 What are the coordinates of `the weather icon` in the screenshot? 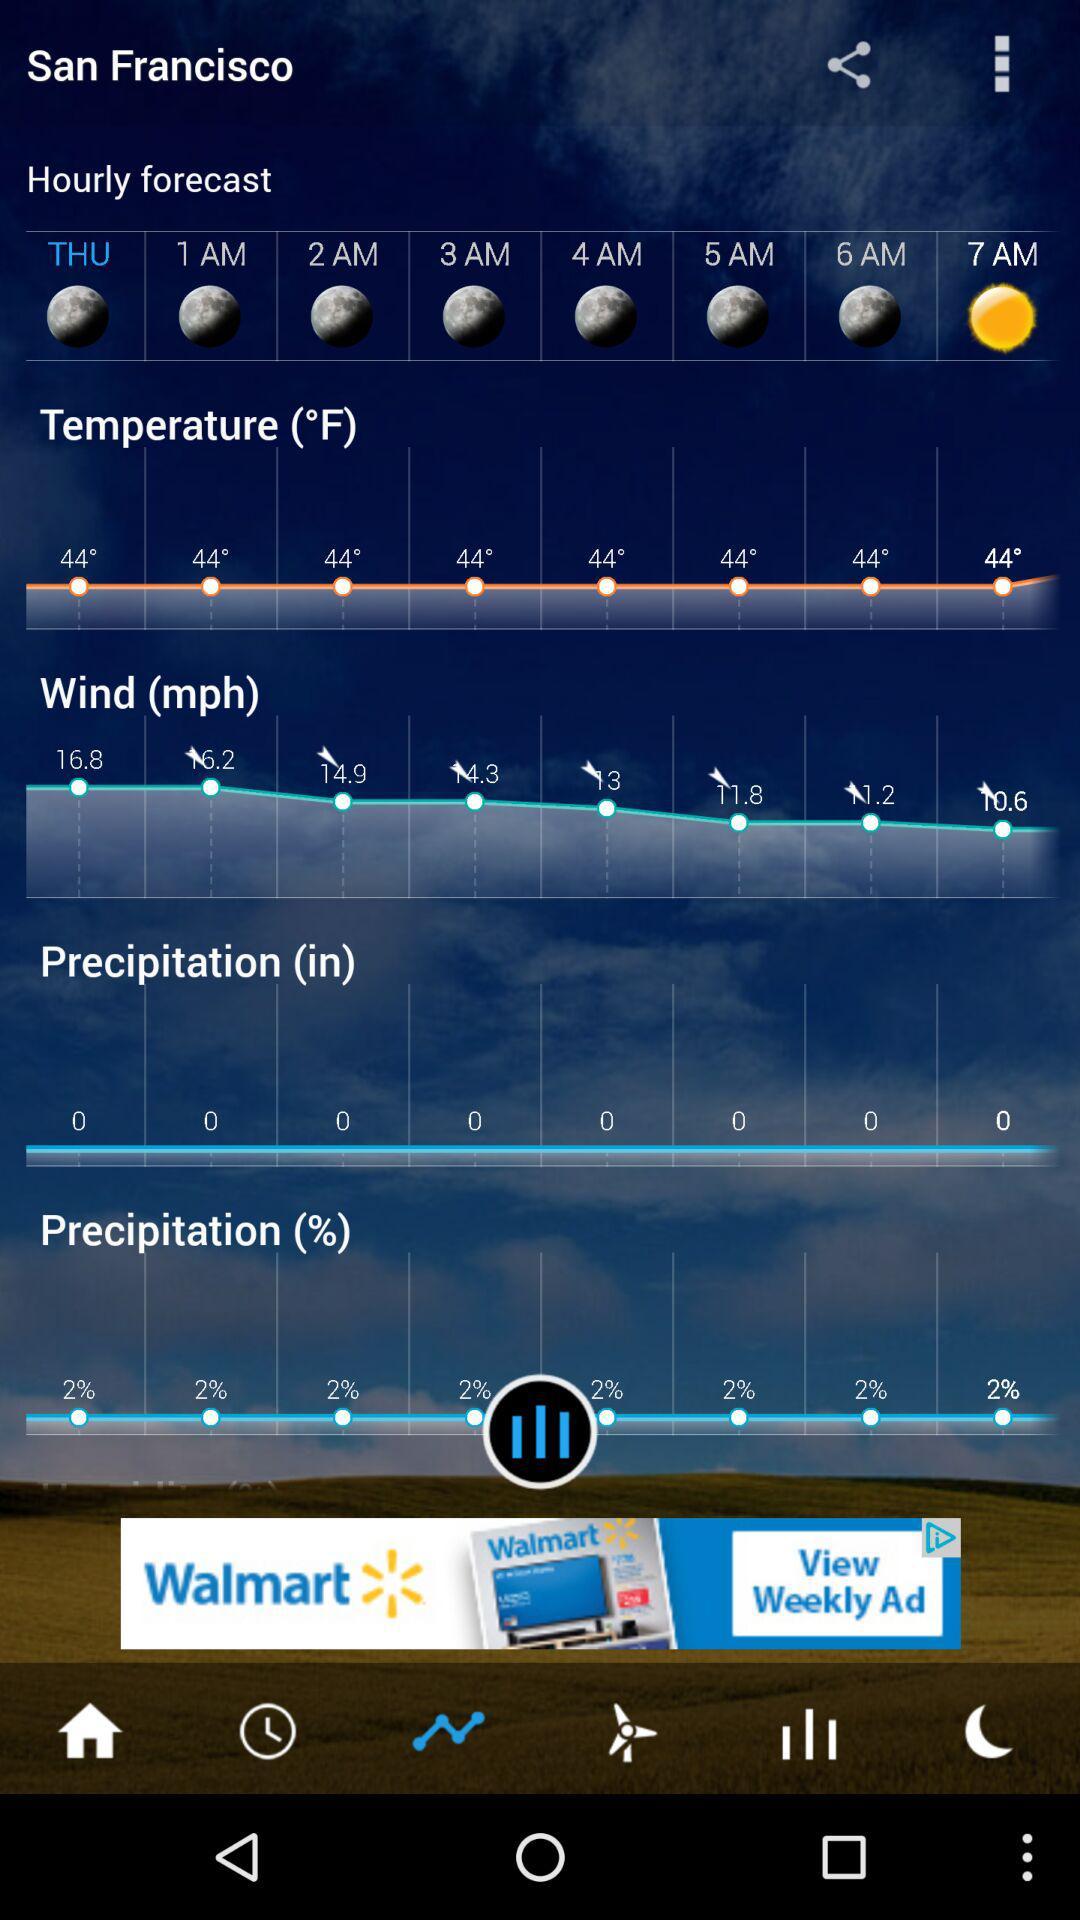 It's located at (990, 1849).